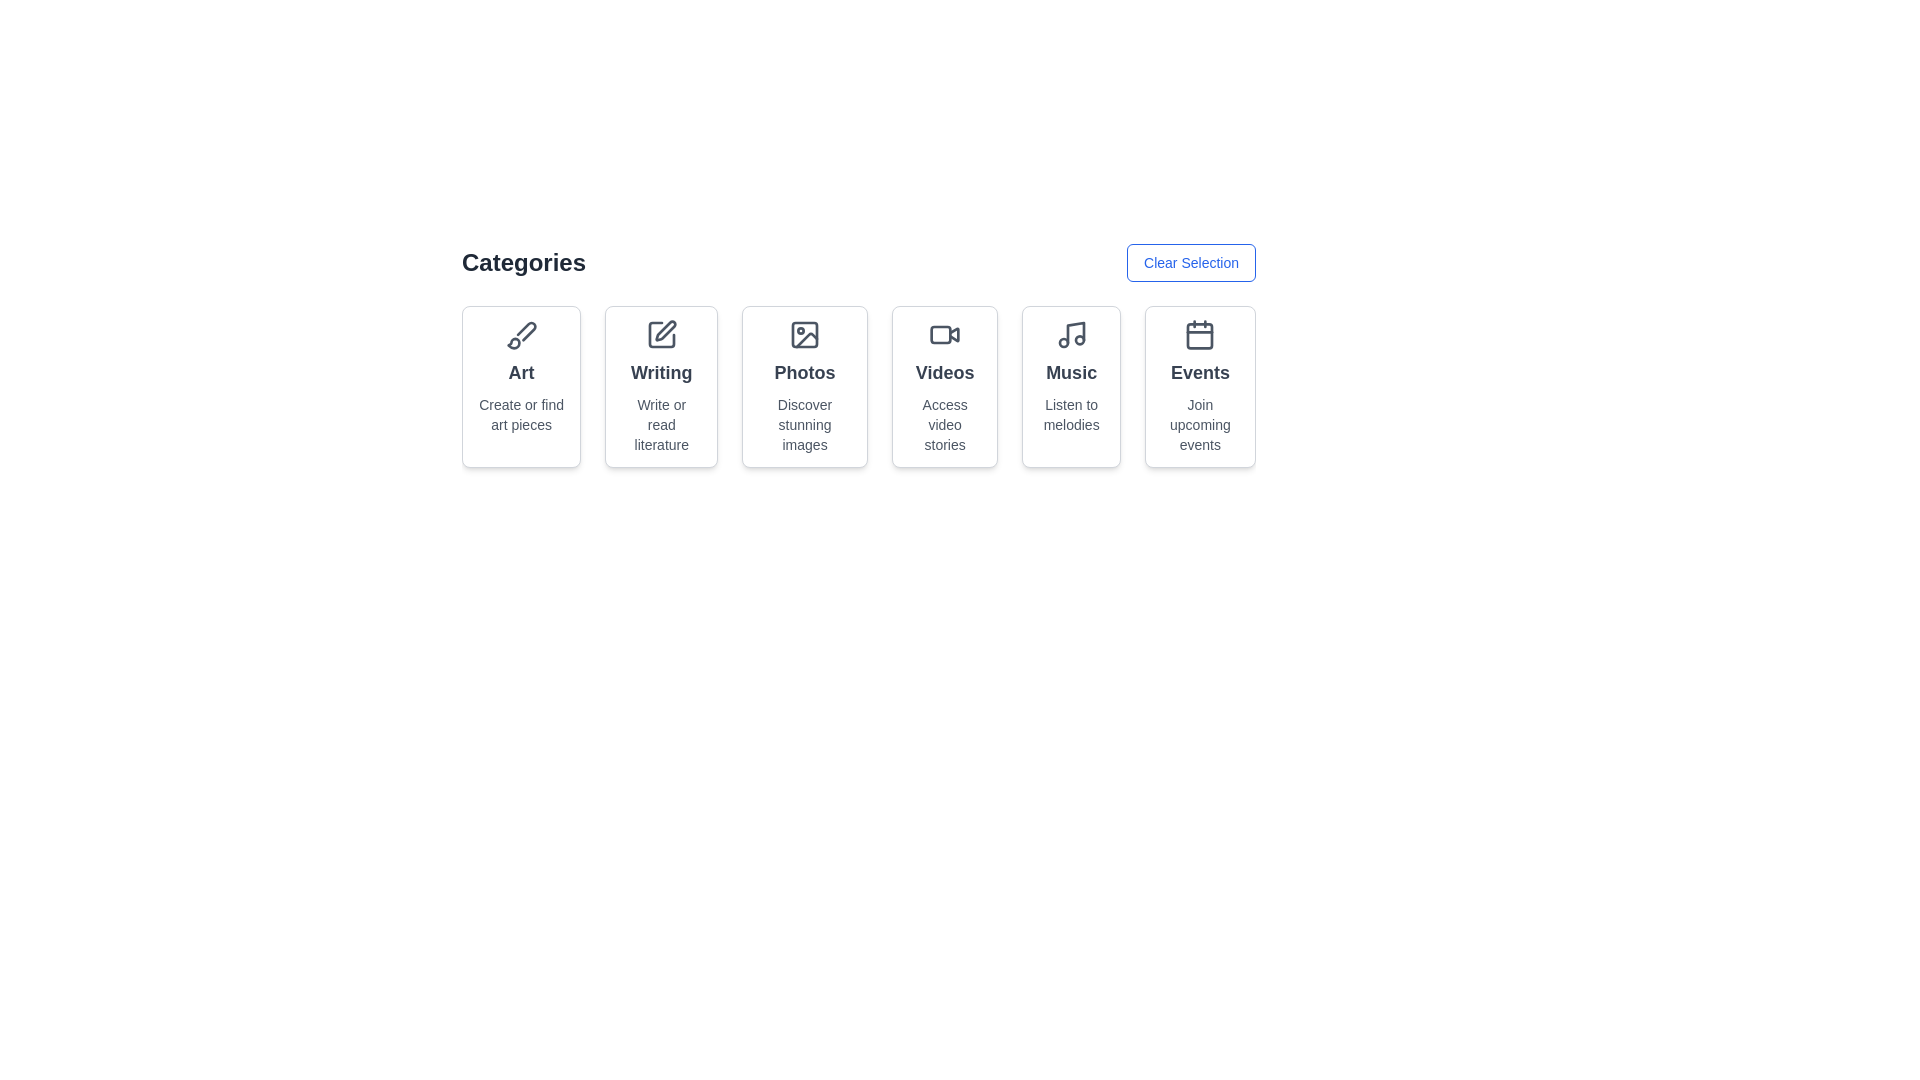 This screenshot has height=1080, width=1920. What do you see at coordinates (521, 334) in the screenshot?
I see `the SVG icon resembling a brush located at the top of the 'Art' category card, directly above the text 'Art'` at bounding box center [521, 334].